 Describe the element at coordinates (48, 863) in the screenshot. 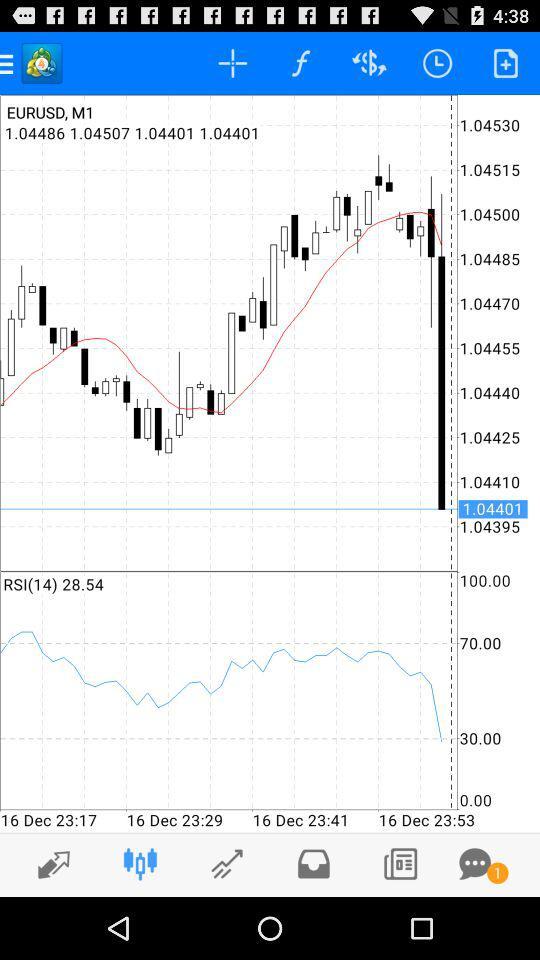

I see `show trend` at that location.